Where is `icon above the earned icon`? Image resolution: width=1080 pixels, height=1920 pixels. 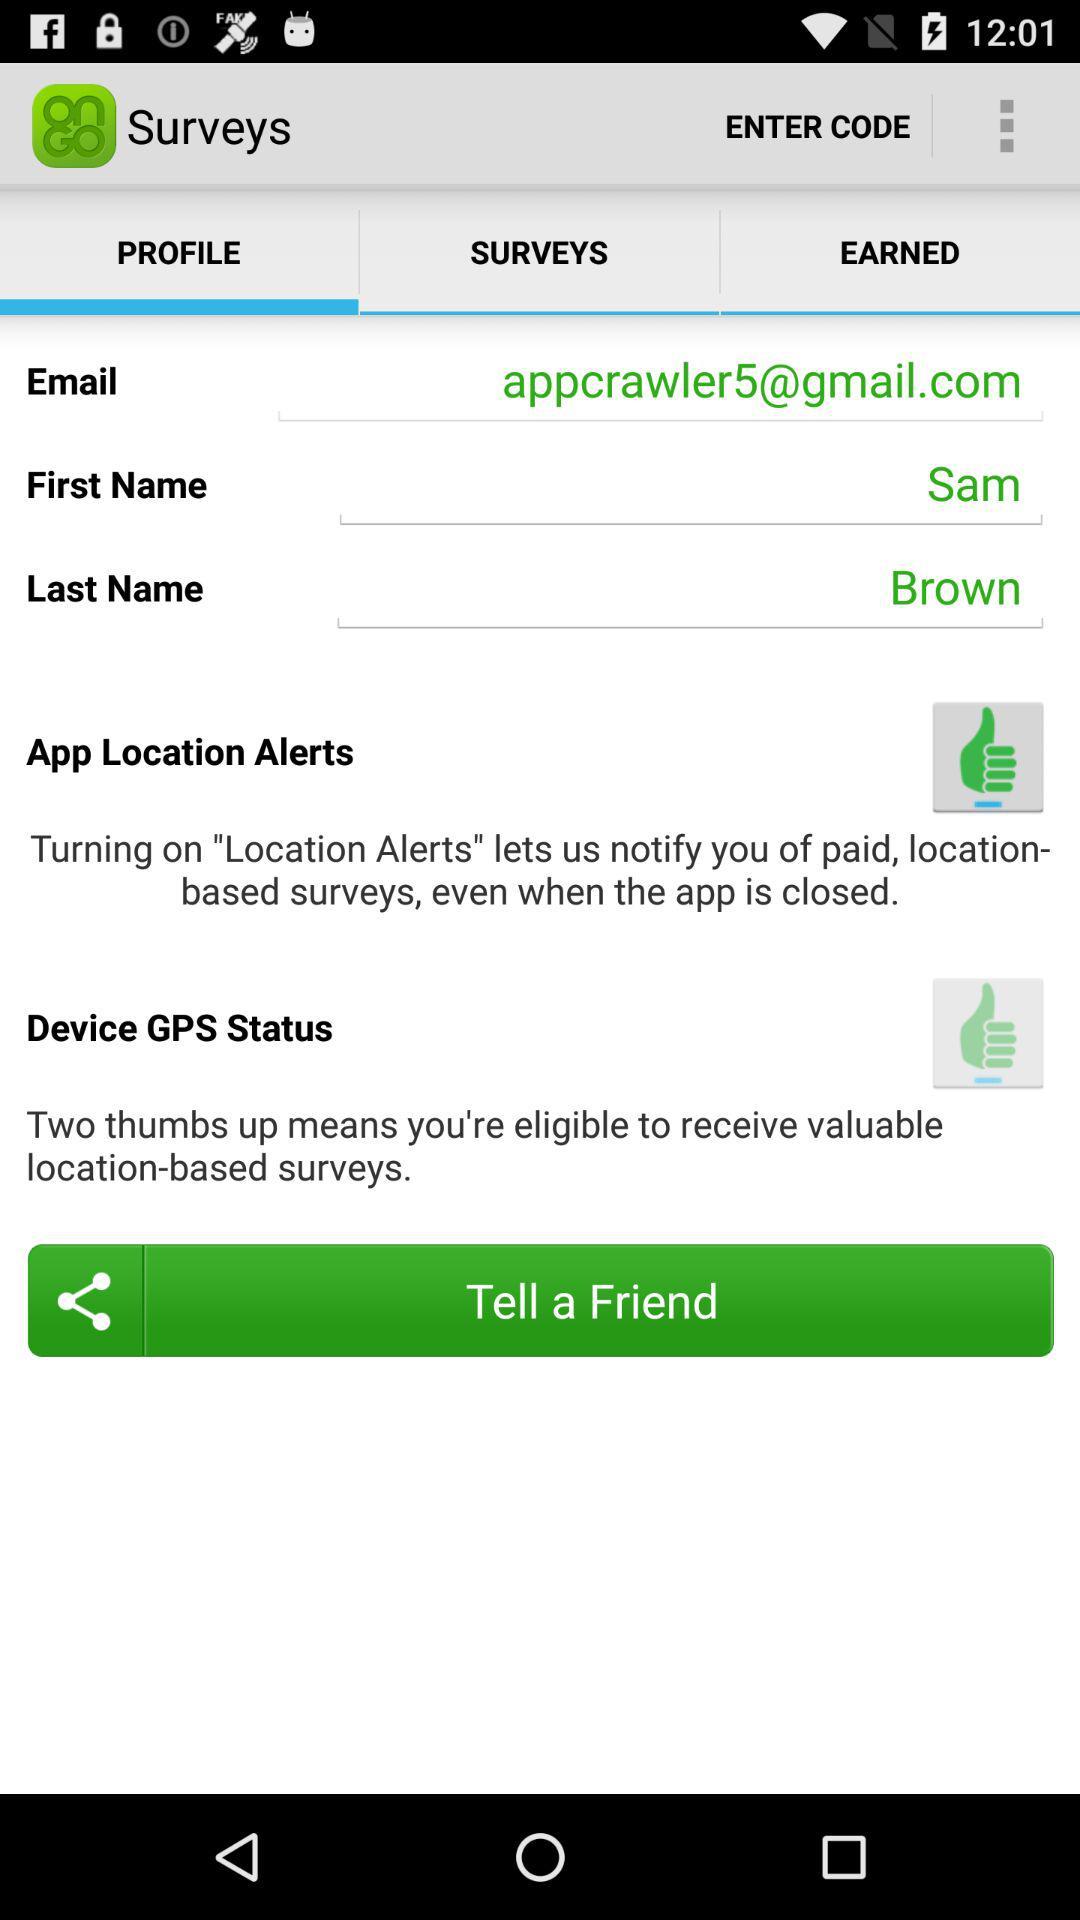 icon above the earned icon is located at coordinates (817, 124).